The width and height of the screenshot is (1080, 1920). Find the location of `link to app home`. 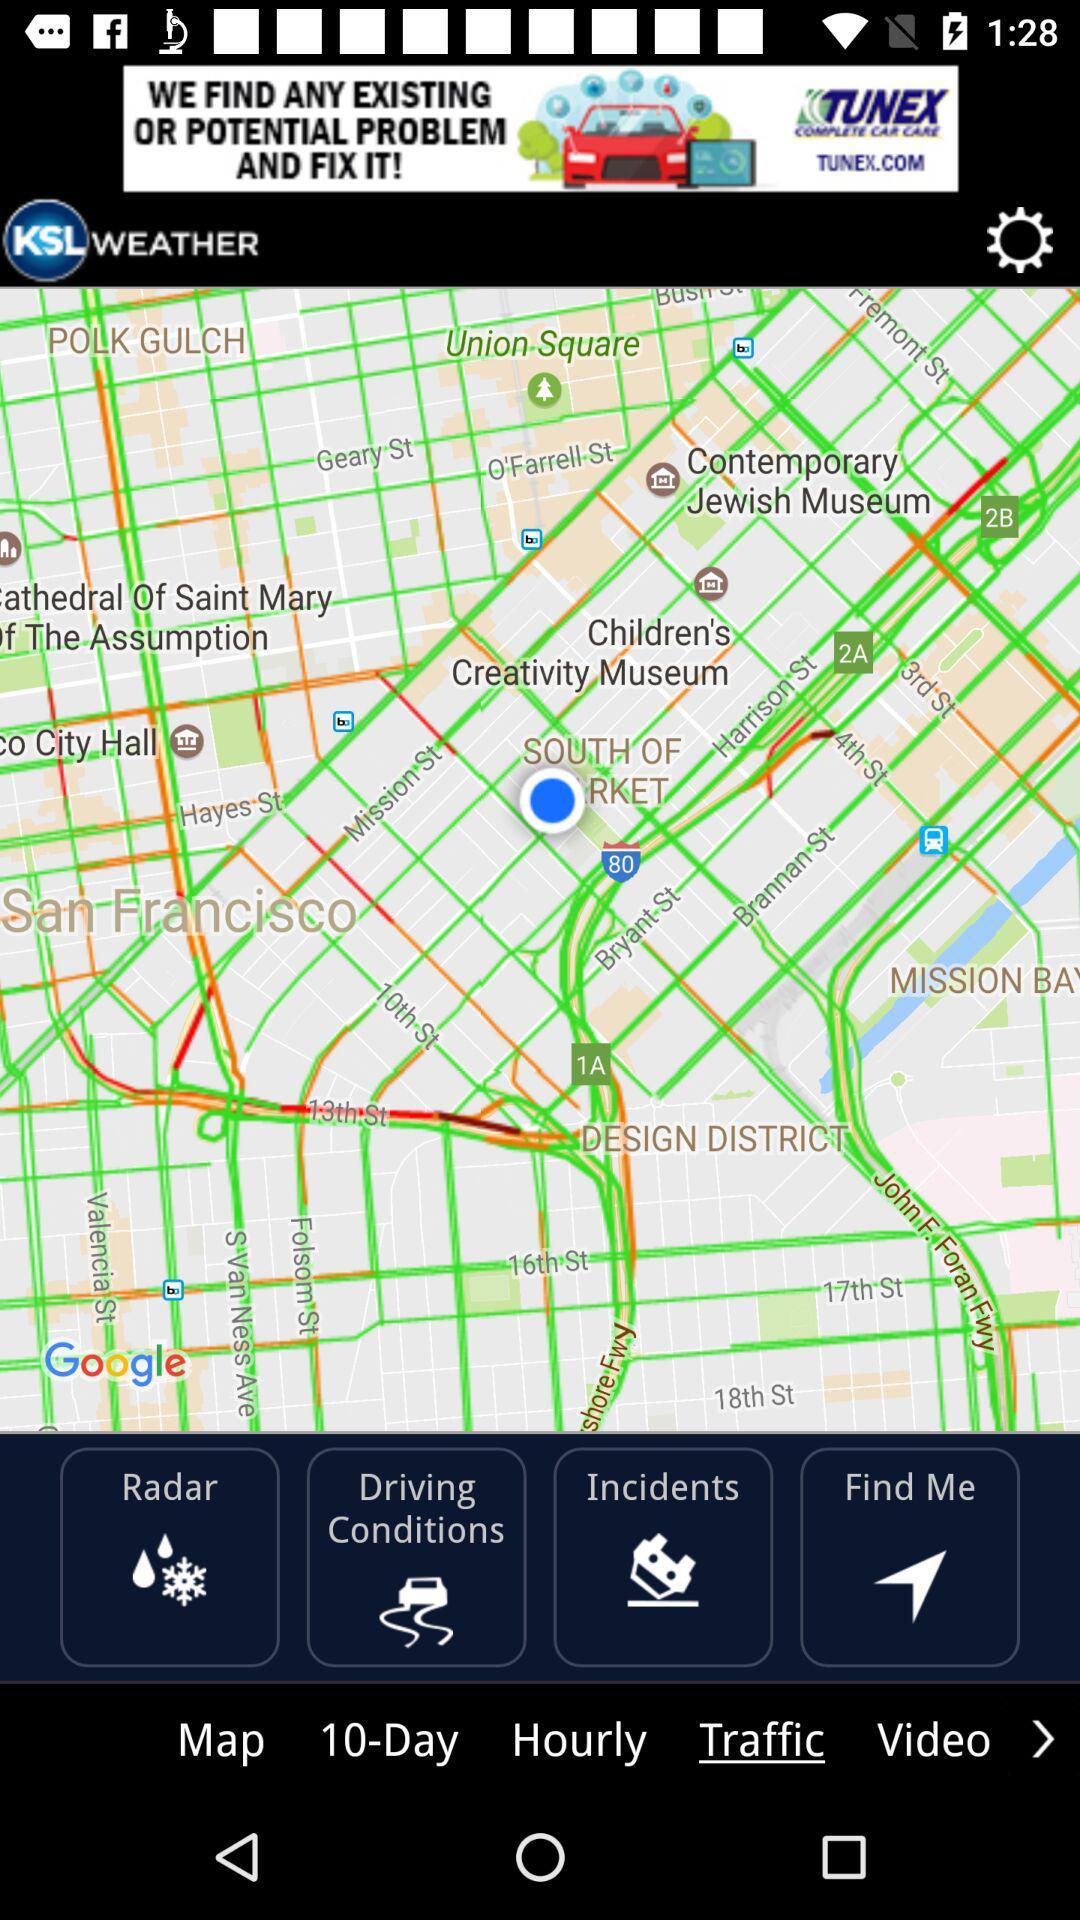

link to app home is located at coordinates (131, 240).